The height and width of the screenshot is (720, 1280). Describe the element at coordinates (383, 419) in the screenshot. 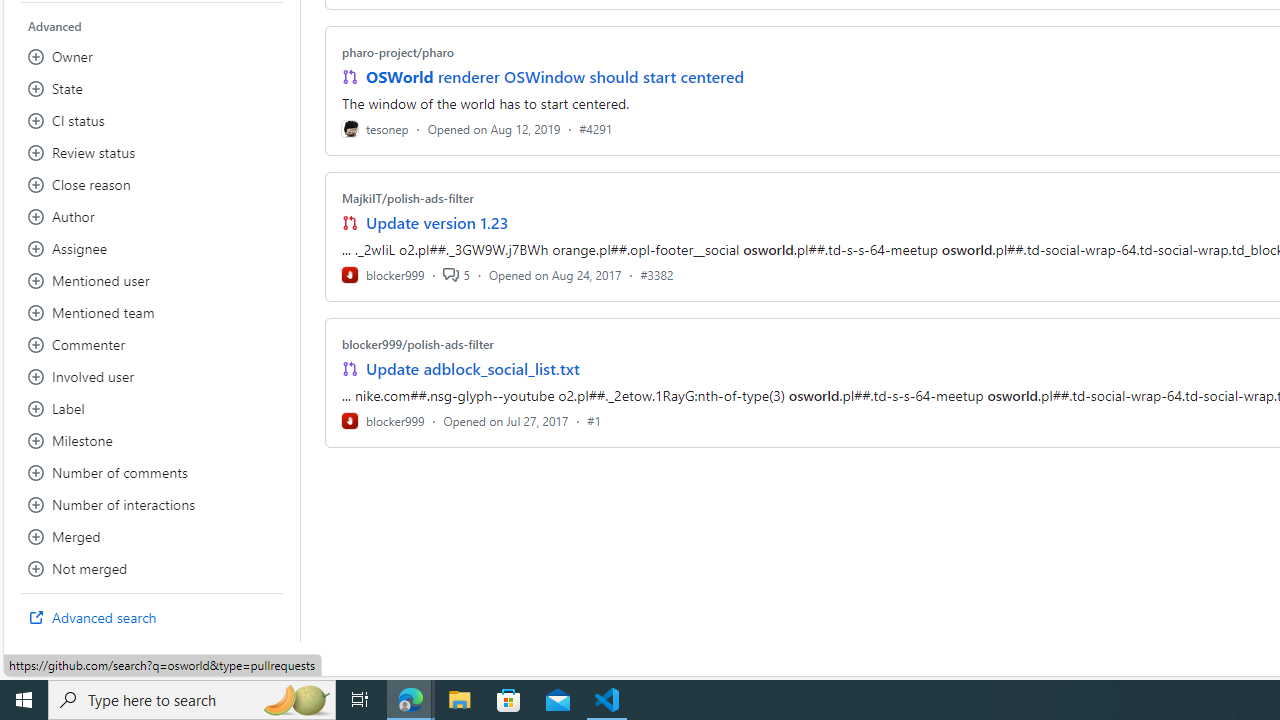

I see `'blocker999'` at that location.